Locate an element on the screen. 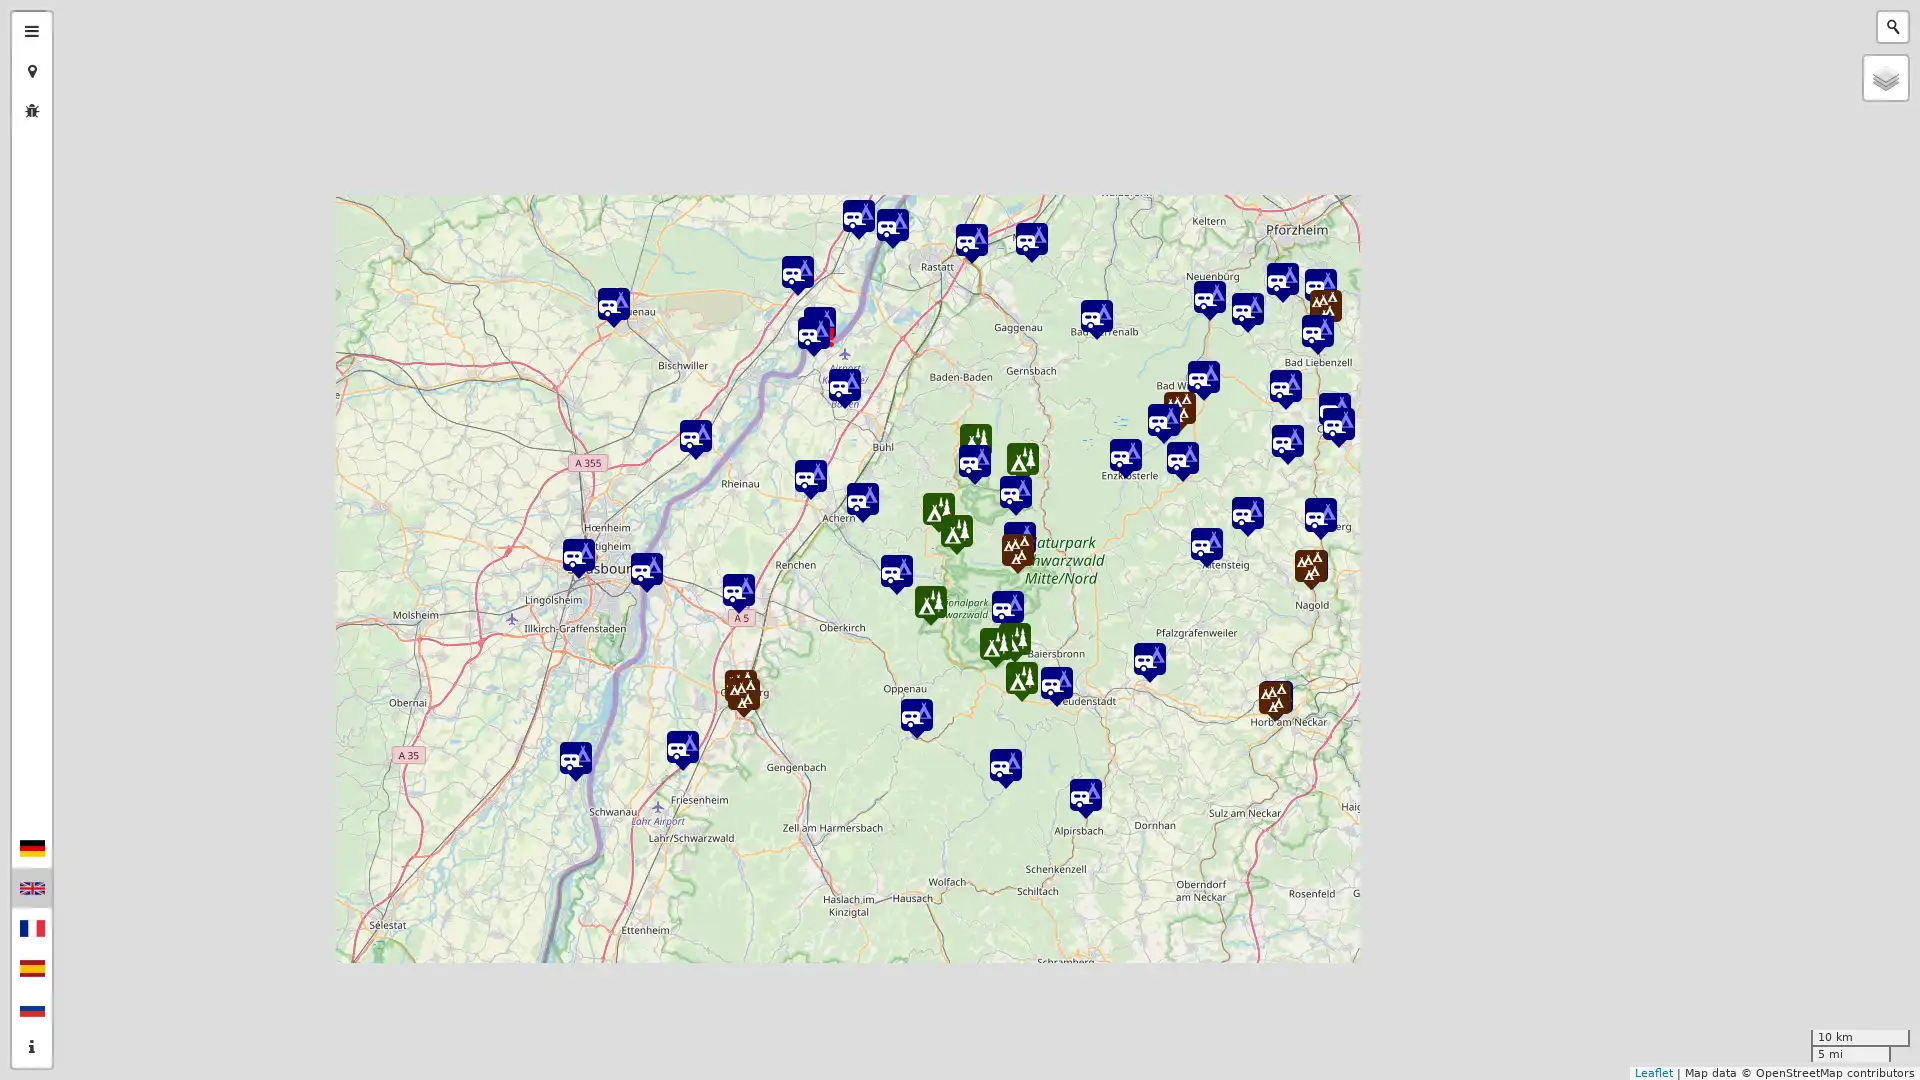 Image resolution: width=1920 pixels, height=1080 pixels. Zoom in is located at coordinates (76, 27).